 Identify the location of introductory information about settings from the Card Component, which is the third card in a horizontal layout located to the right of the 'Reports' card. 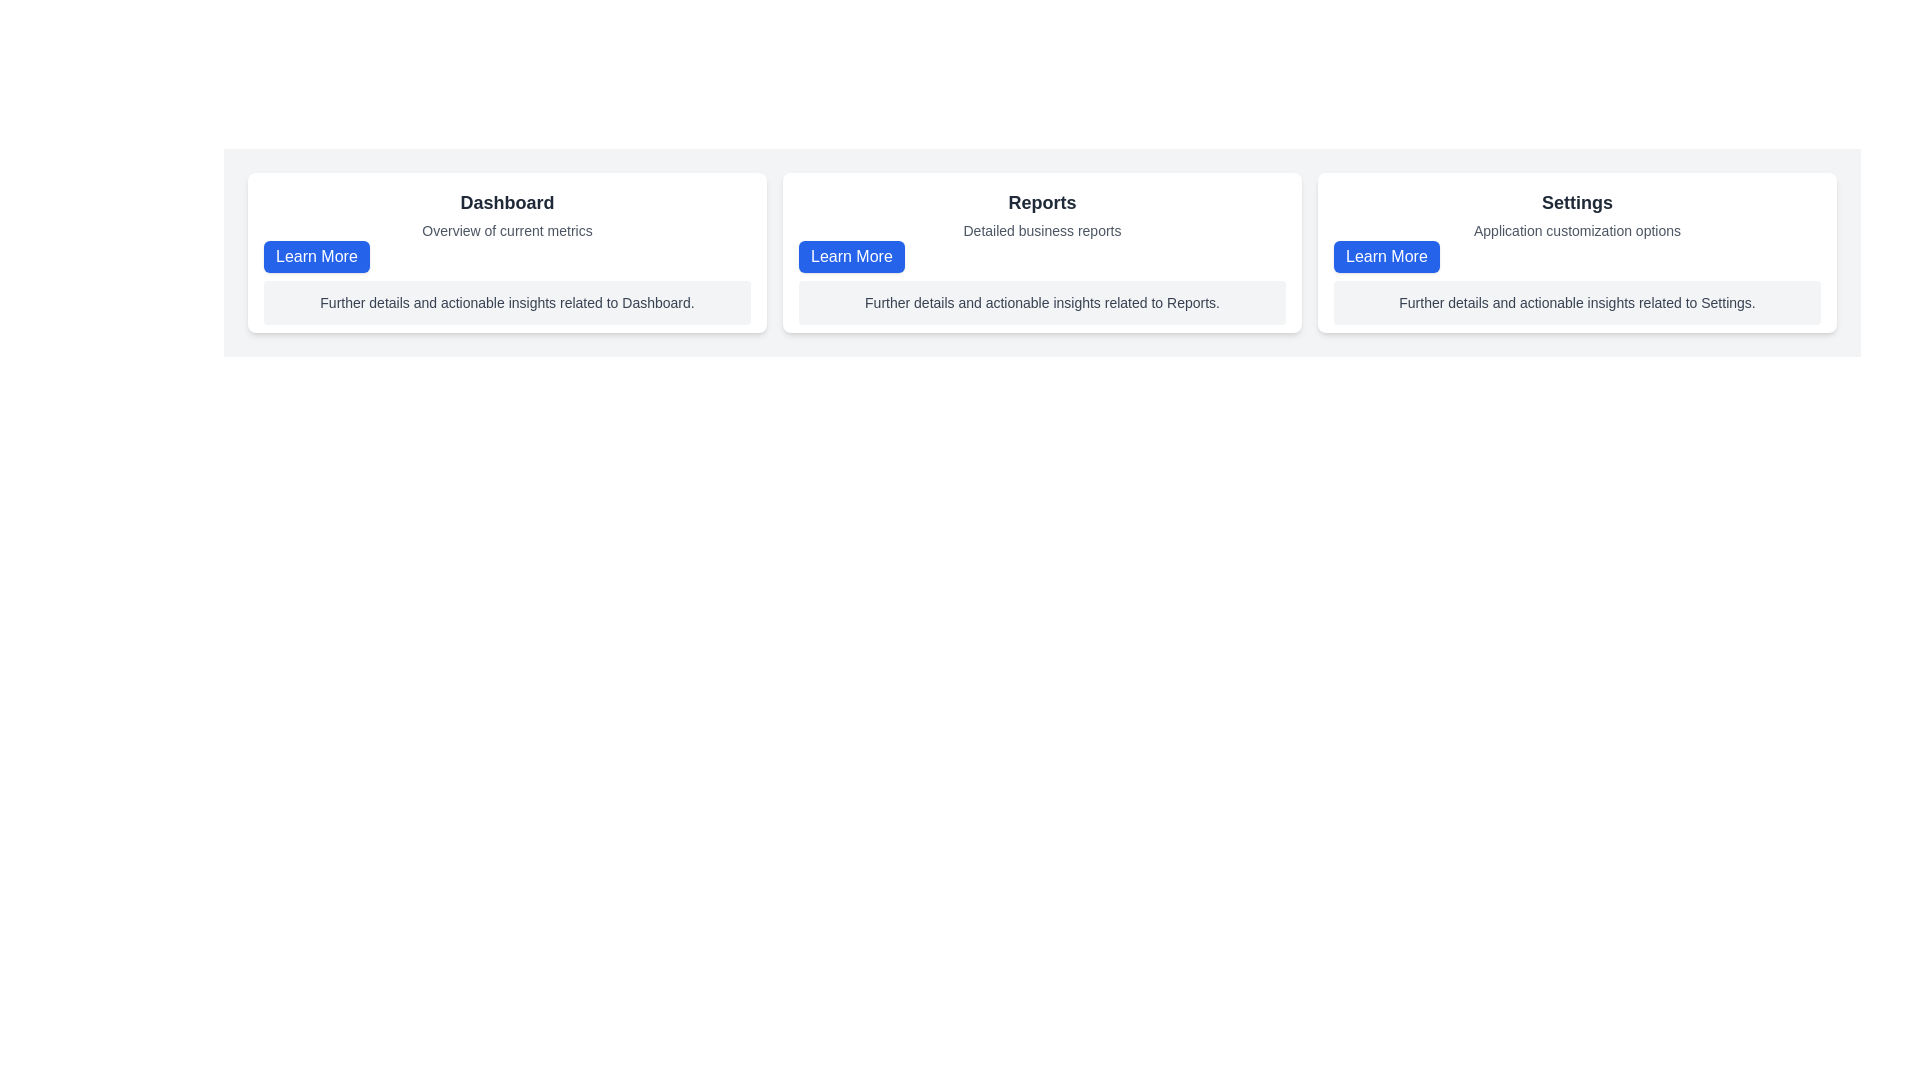
(1576, 252).